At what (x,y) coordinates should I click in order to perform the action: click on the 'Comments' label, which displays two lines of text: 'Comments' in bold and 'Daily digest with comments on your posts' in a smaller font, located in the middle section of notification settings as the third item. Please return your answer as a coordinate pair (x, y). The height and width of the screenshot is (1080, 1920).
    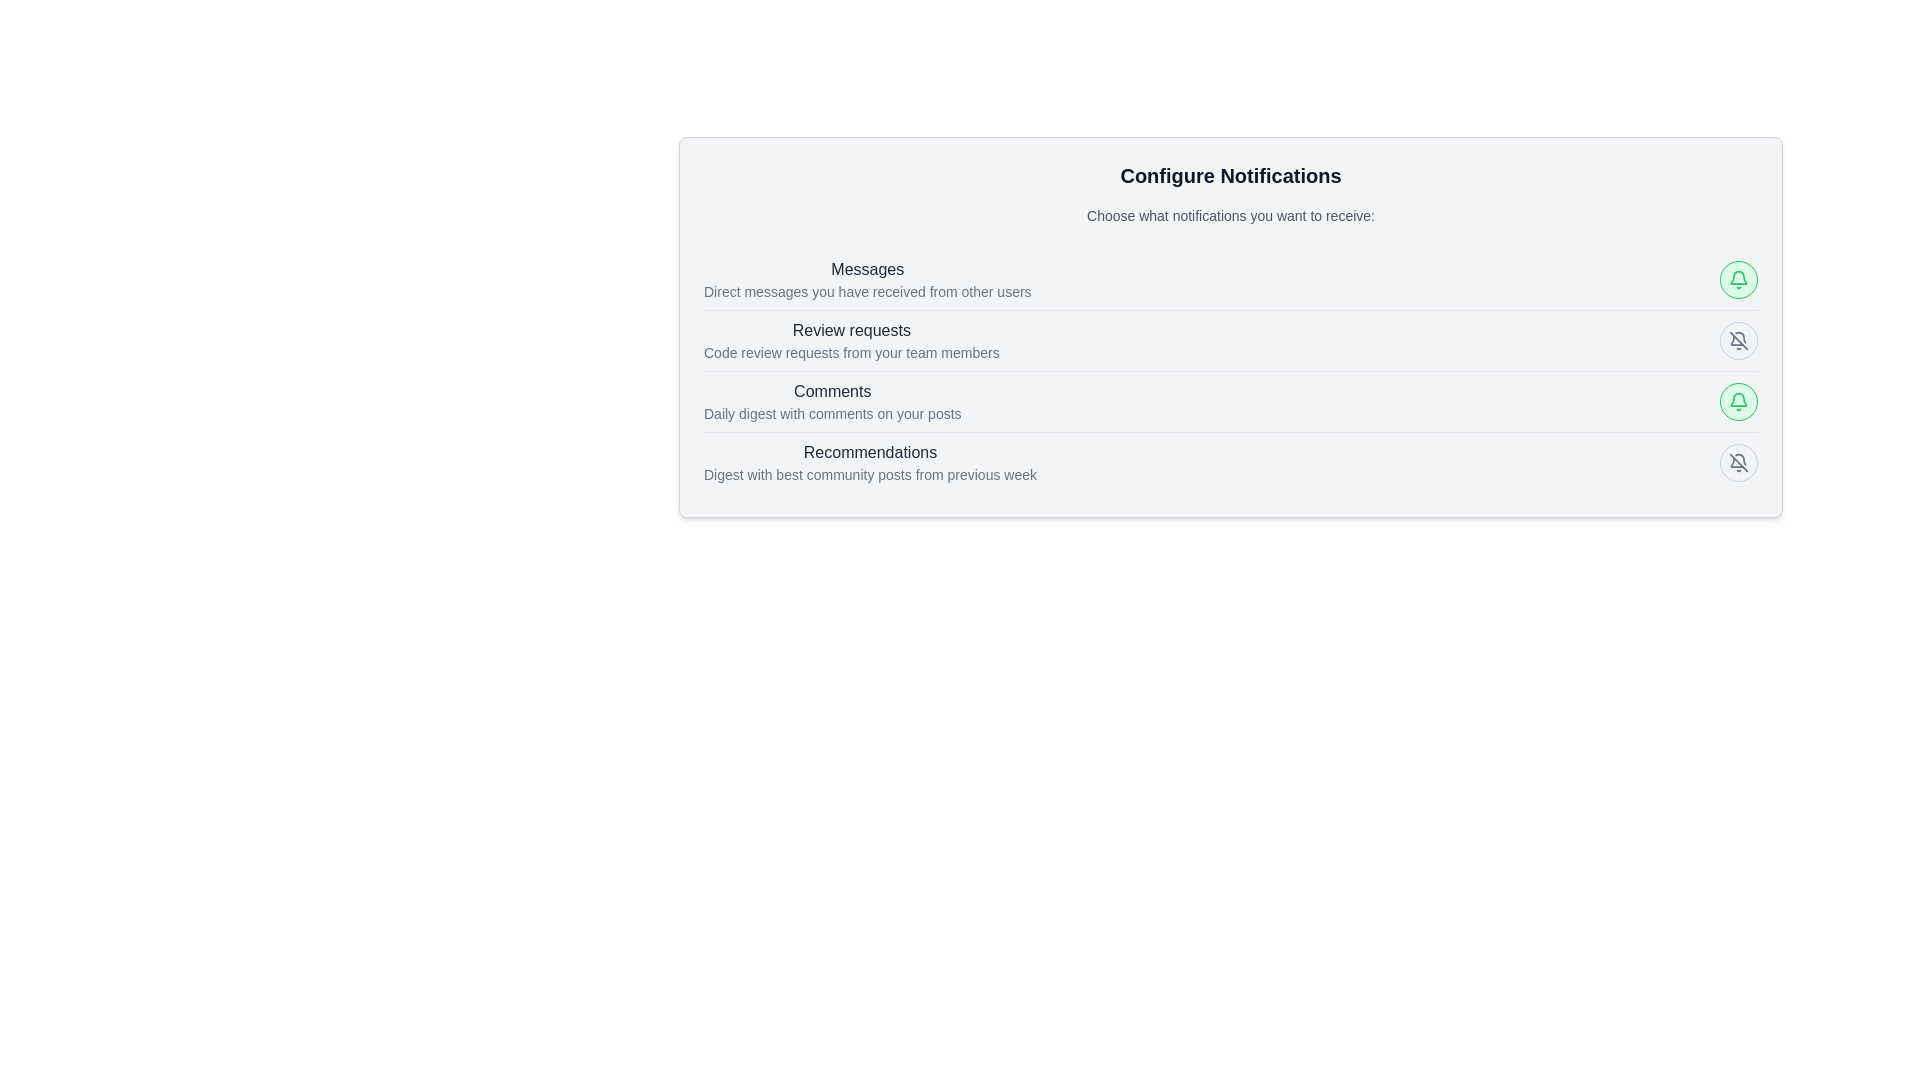
    Looking at the image, I should click on (832, 401).